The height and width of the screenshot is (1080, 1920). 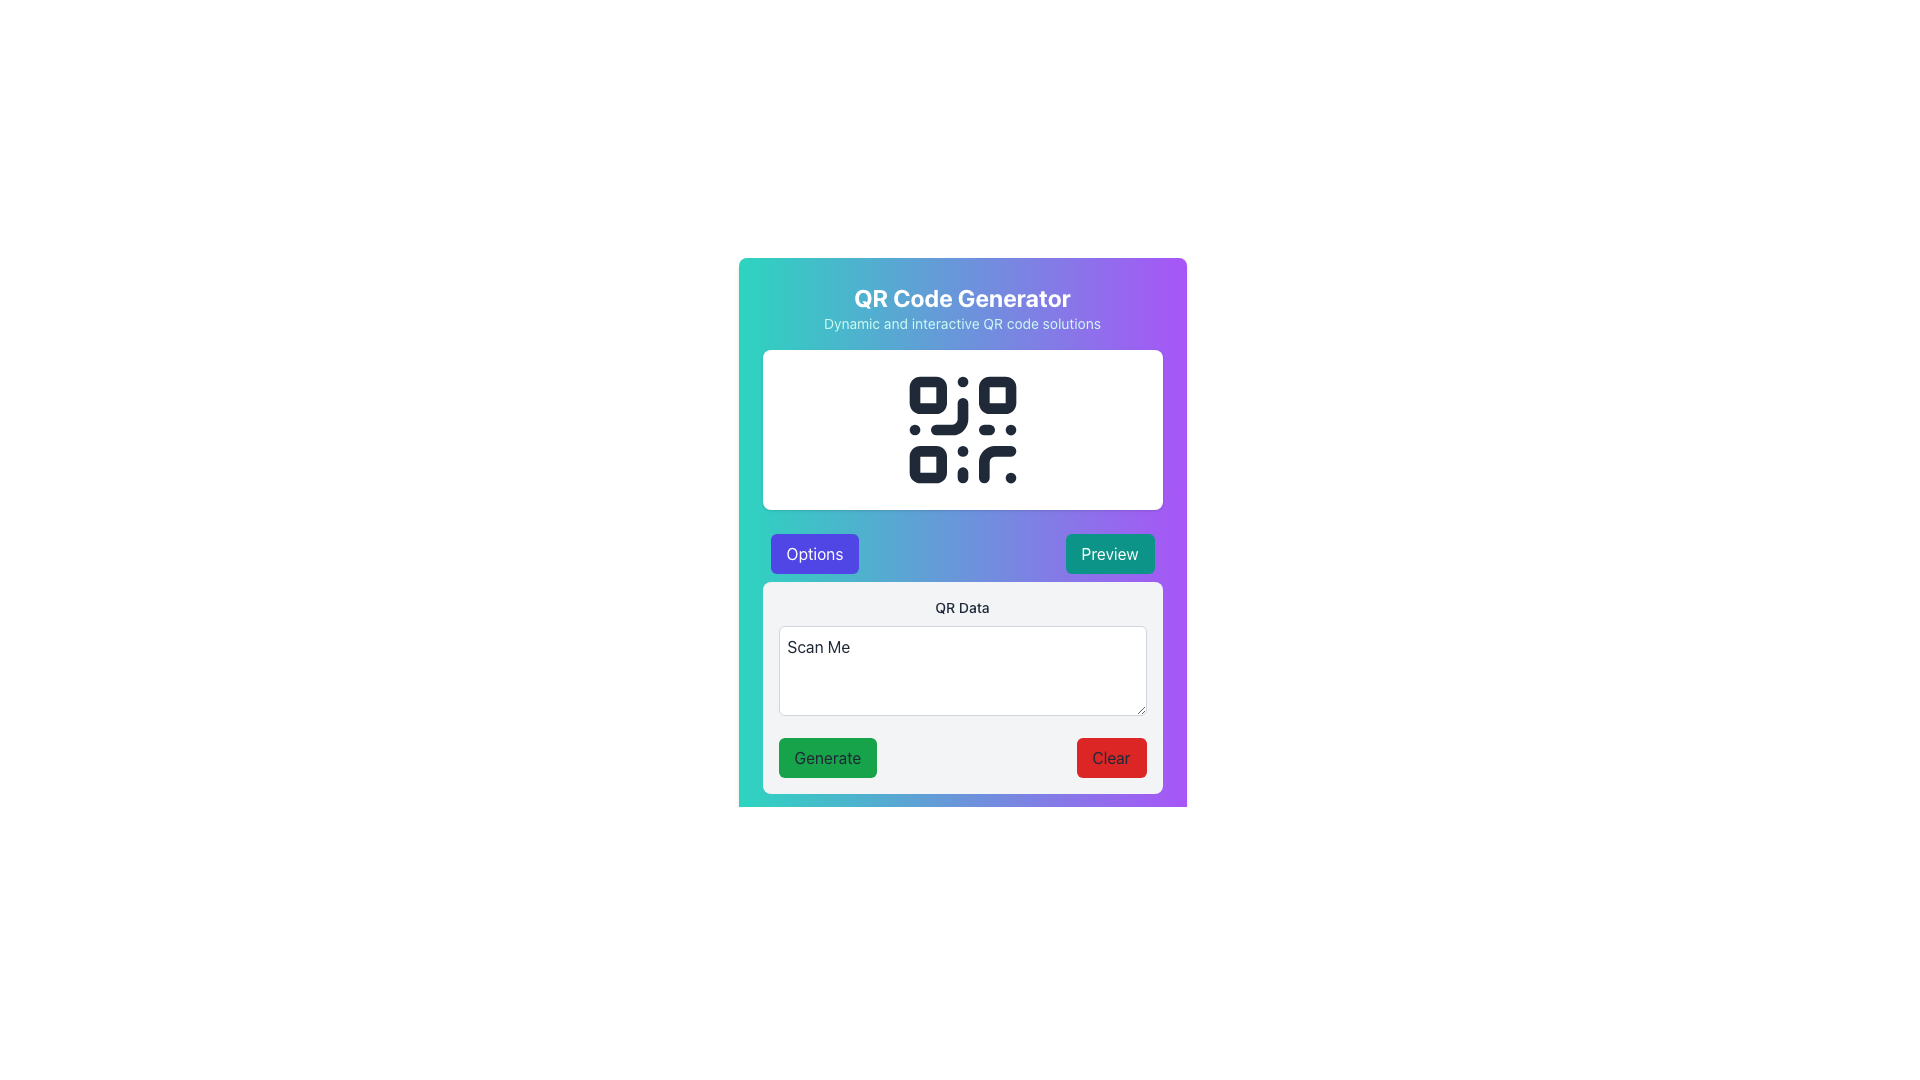 I want to click on text into the text input box located below the 'QR Data' label and above the 'Generate' and 'Clear' buttons, so click(x=962, y=663).